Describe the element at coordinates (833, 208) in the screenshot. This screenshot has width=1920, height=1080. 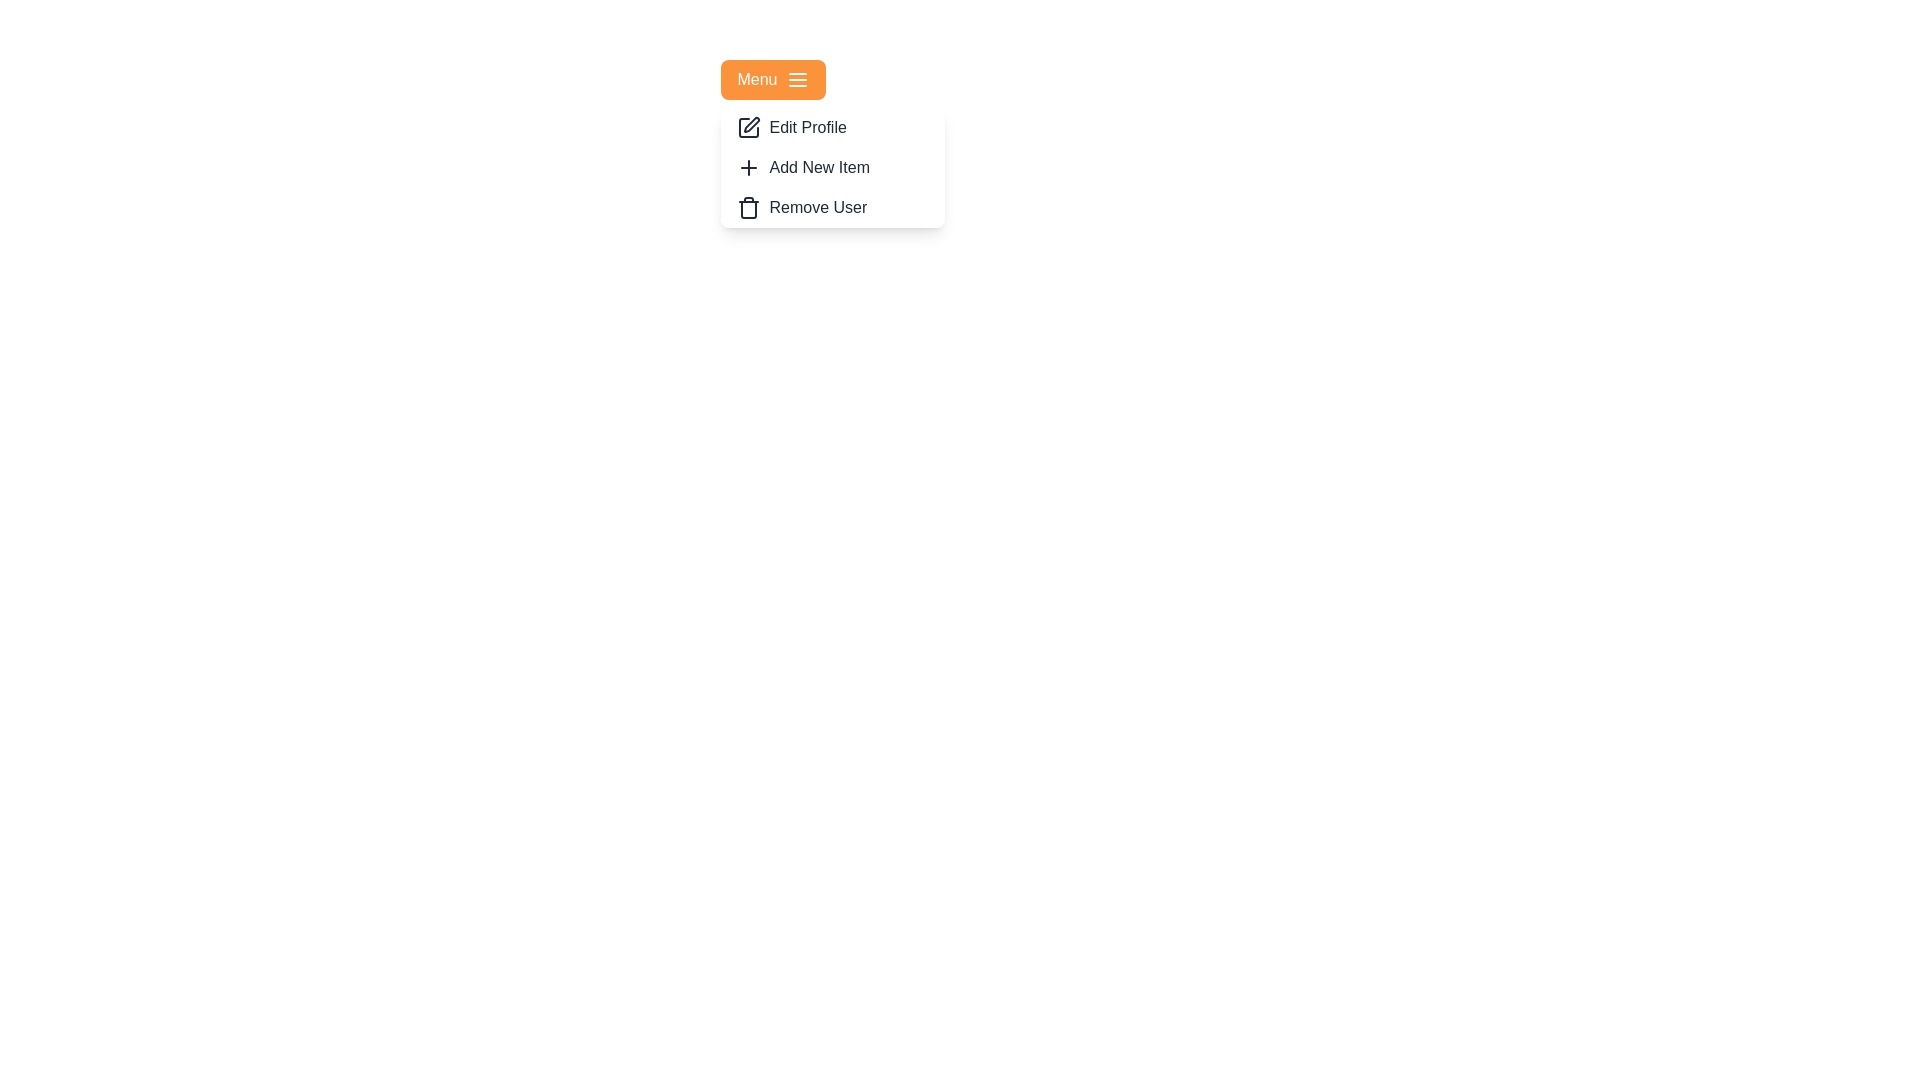
I see `the menu item Remove User to reveal its hover effect` at that location.